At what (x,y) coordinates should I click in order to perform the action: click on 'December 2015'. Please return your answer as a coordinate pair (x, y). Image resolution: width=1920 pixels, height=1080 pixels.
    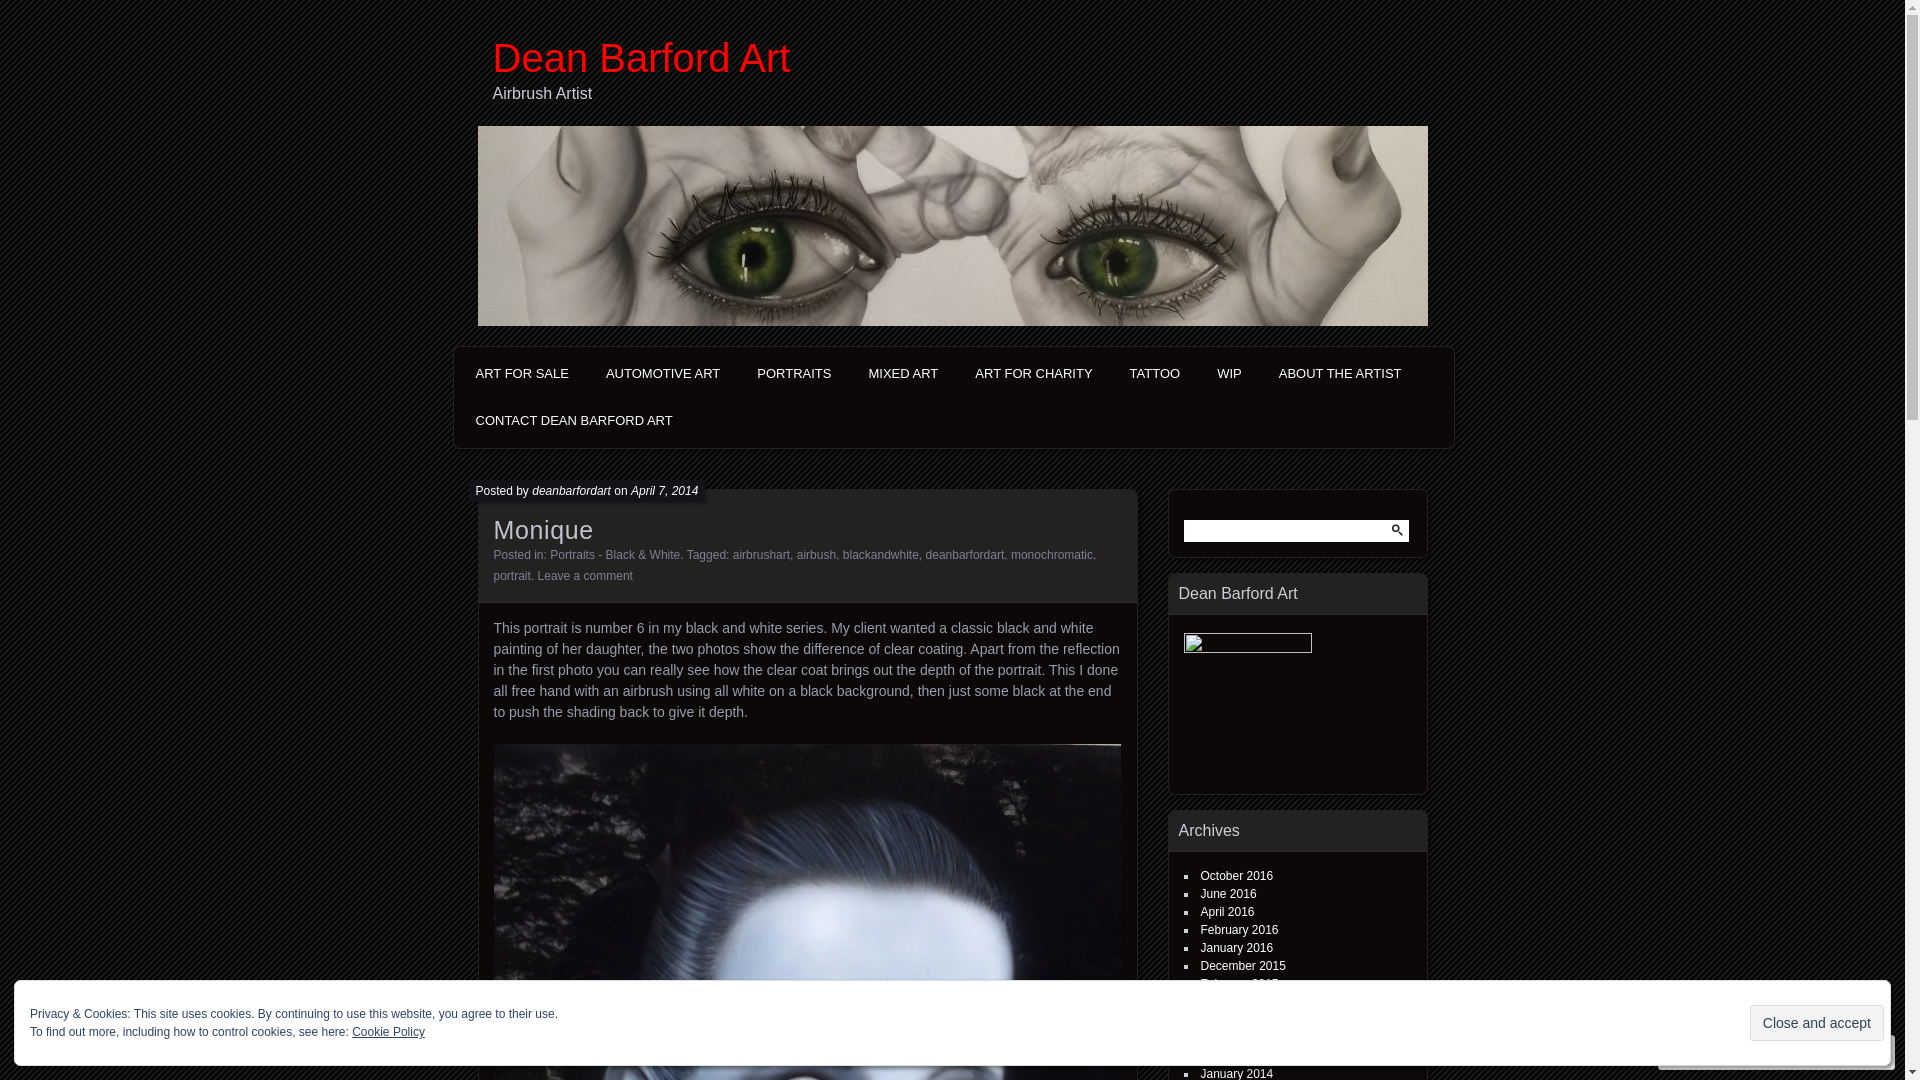
    Looking at the image, I should click on (1241, 964).